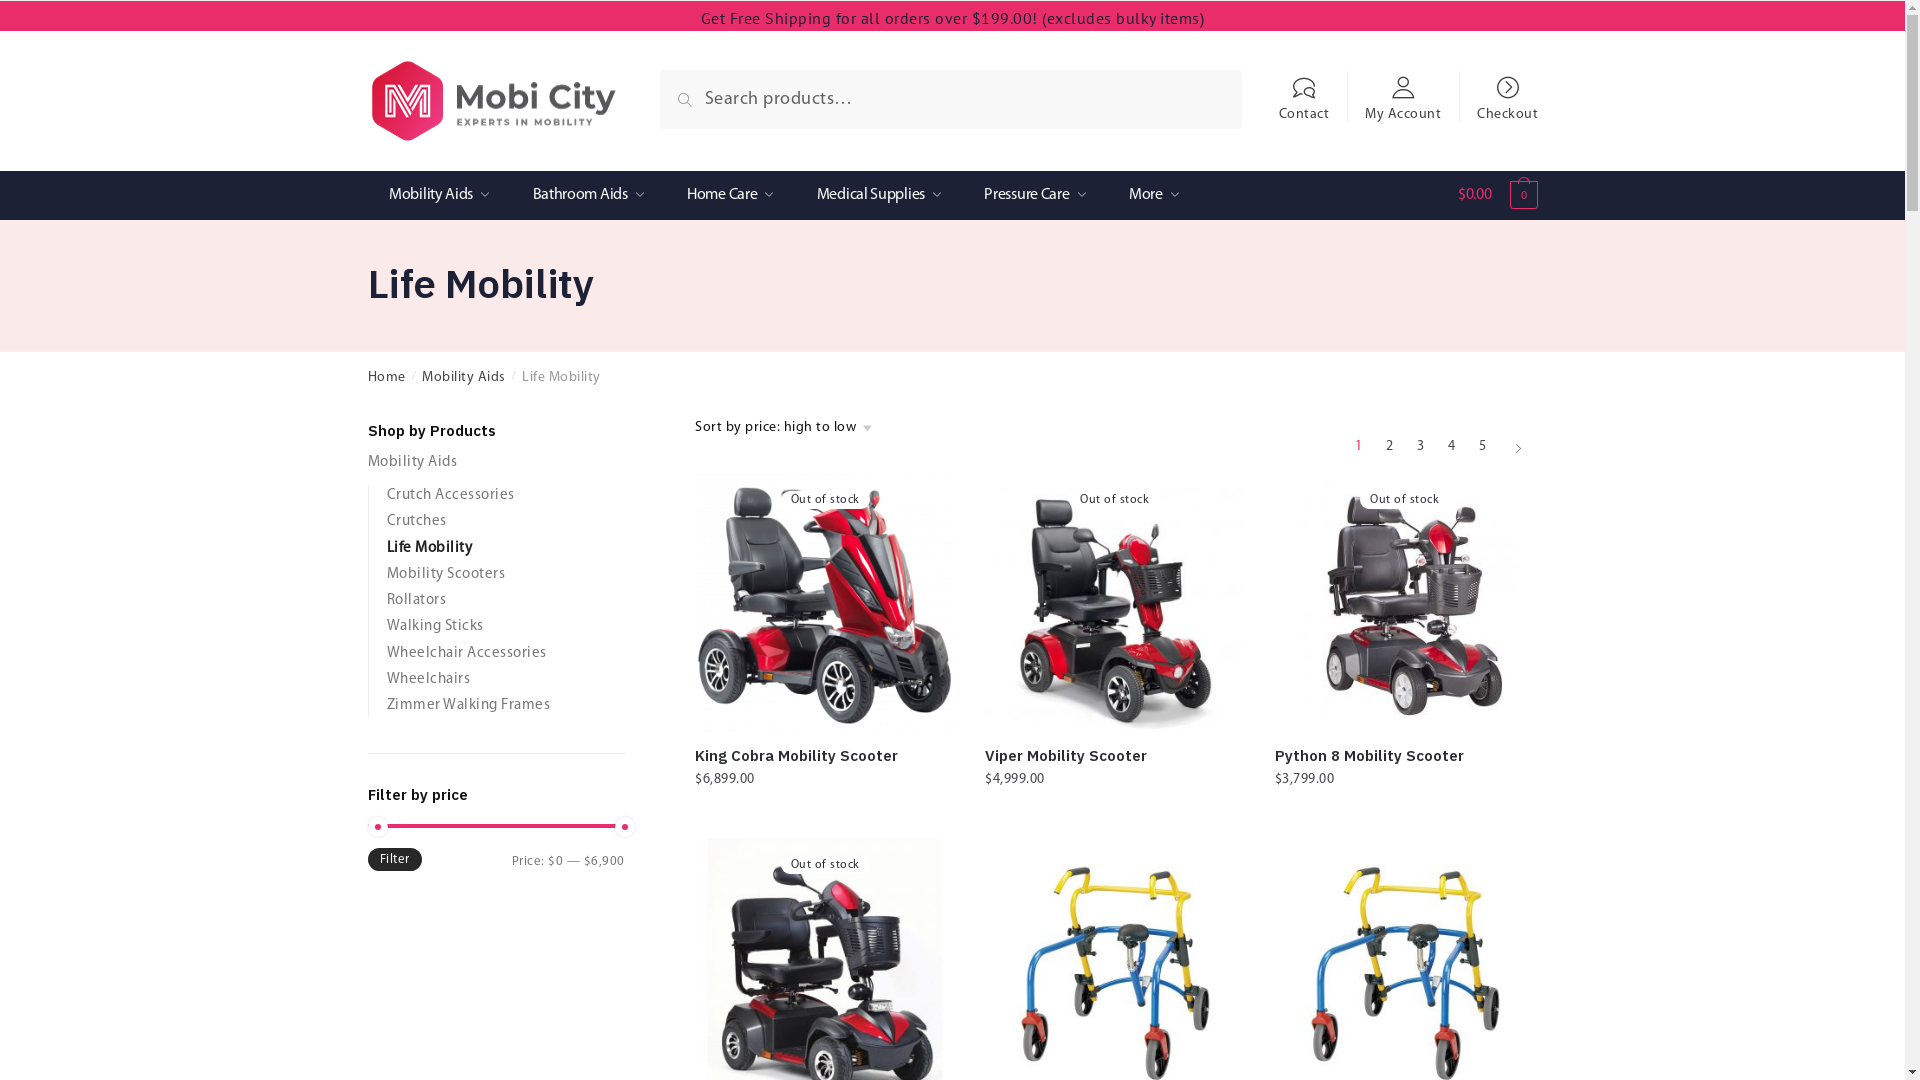  Describe the element at coordinates (1450, 446) in the screenshot. I see `'4'` at that location.